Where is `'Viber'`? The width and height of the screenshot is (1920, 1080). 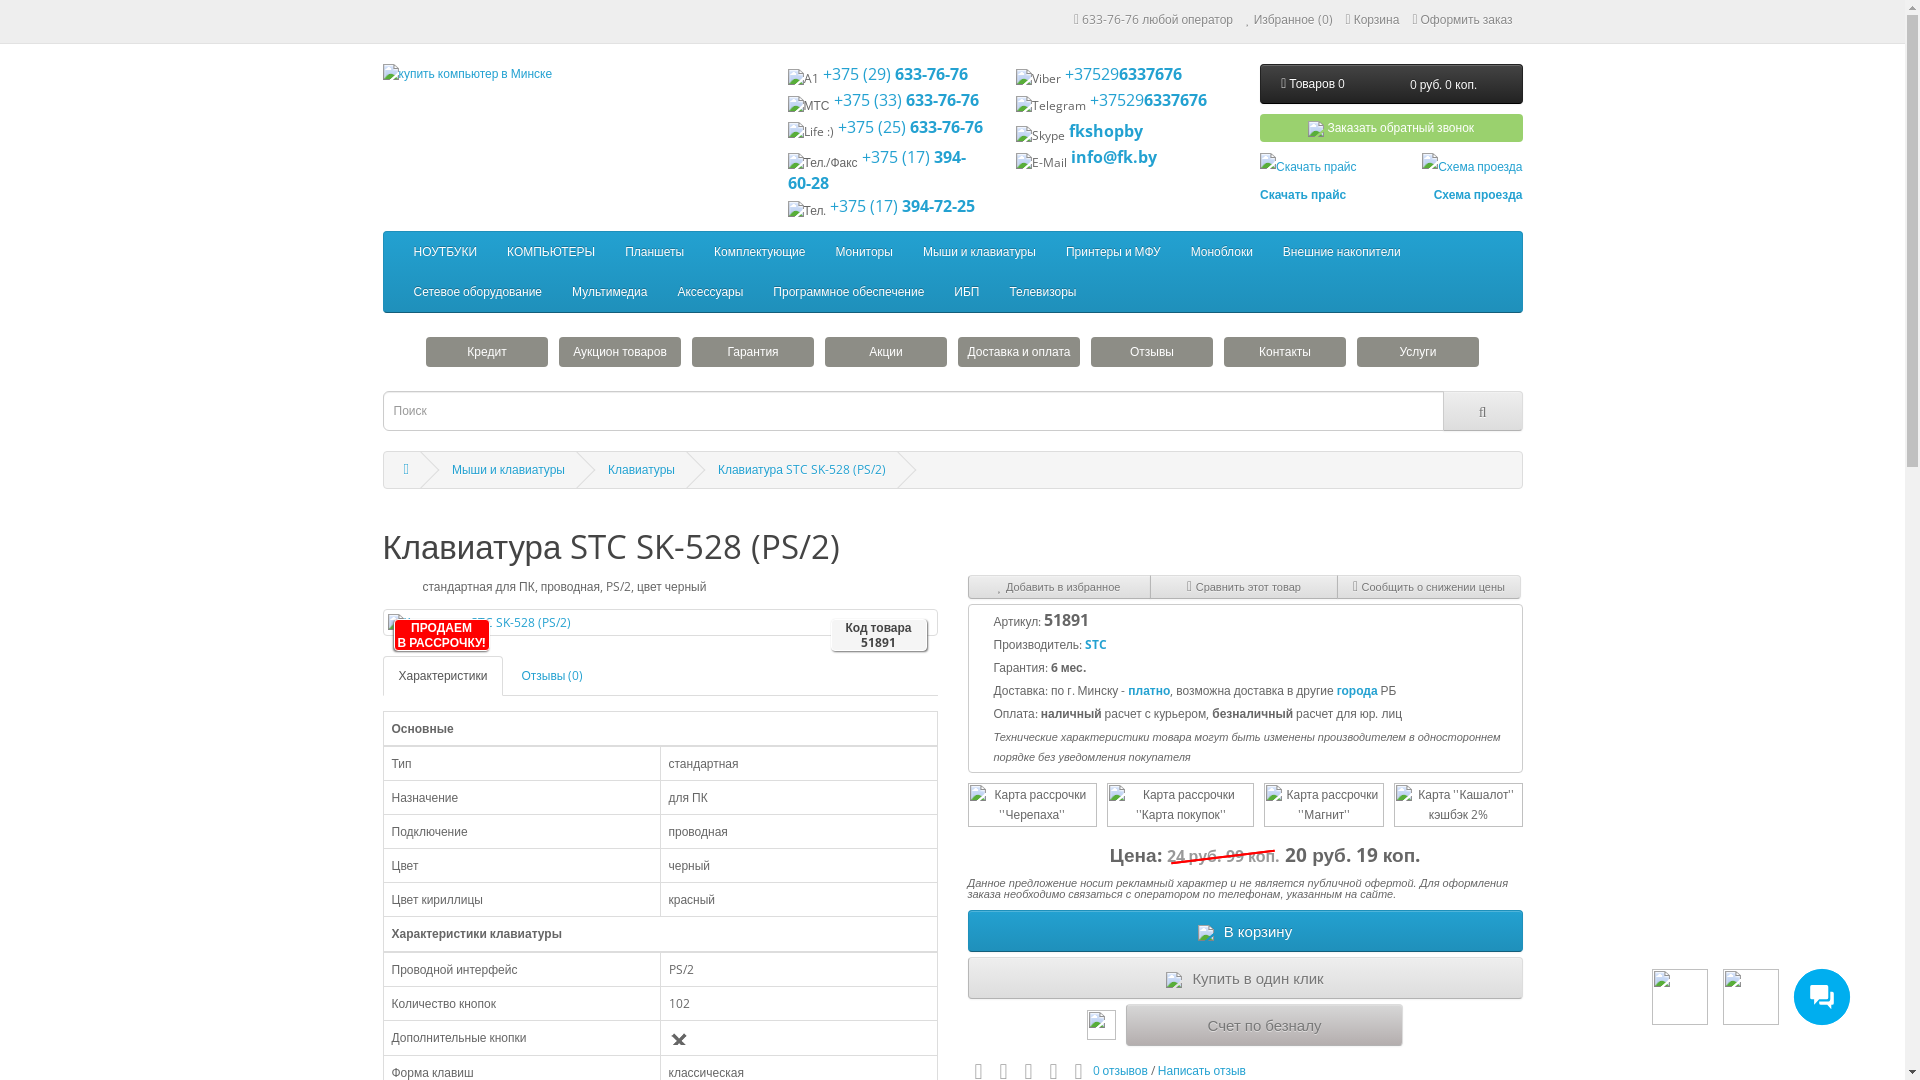 'Viber' is located at coordinates (1038, 77).